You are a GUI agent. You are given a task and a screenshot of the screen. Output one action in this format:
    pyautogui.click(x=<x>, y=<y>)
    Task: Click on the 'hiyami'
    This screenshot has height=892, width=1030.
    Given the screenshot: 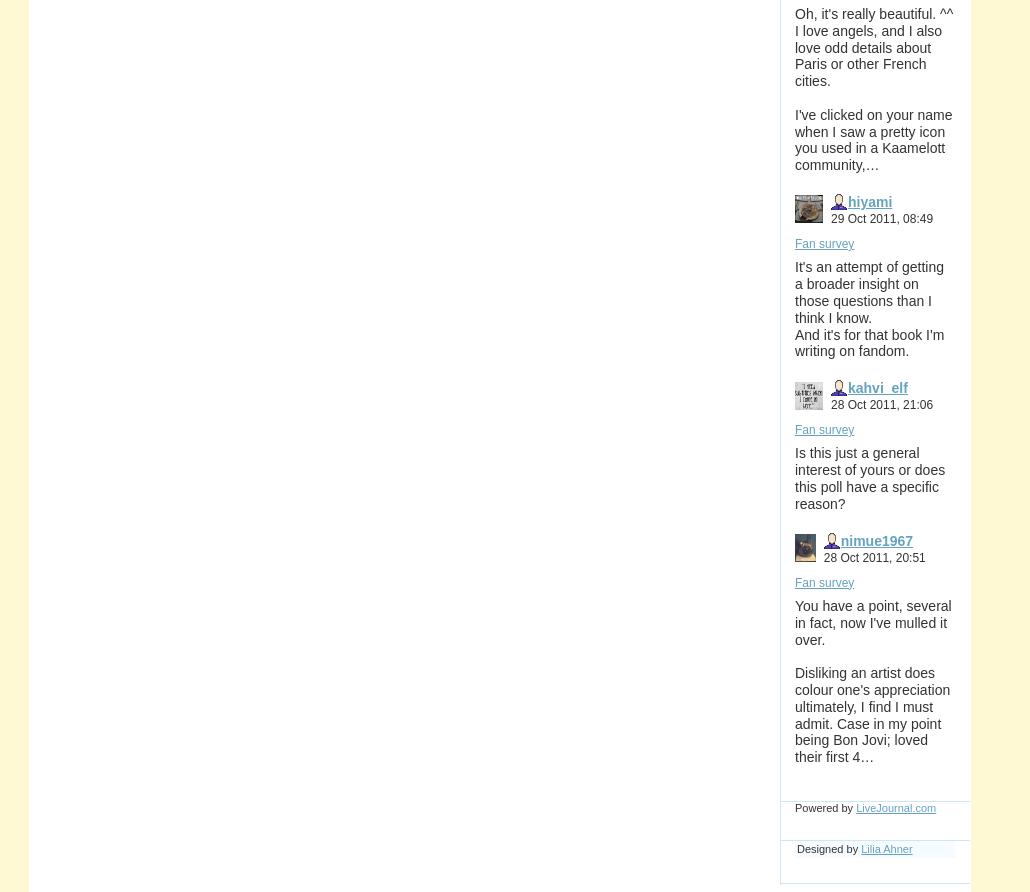 What is the action you would take?
    pyautogui.click(x=846, y=199)
    